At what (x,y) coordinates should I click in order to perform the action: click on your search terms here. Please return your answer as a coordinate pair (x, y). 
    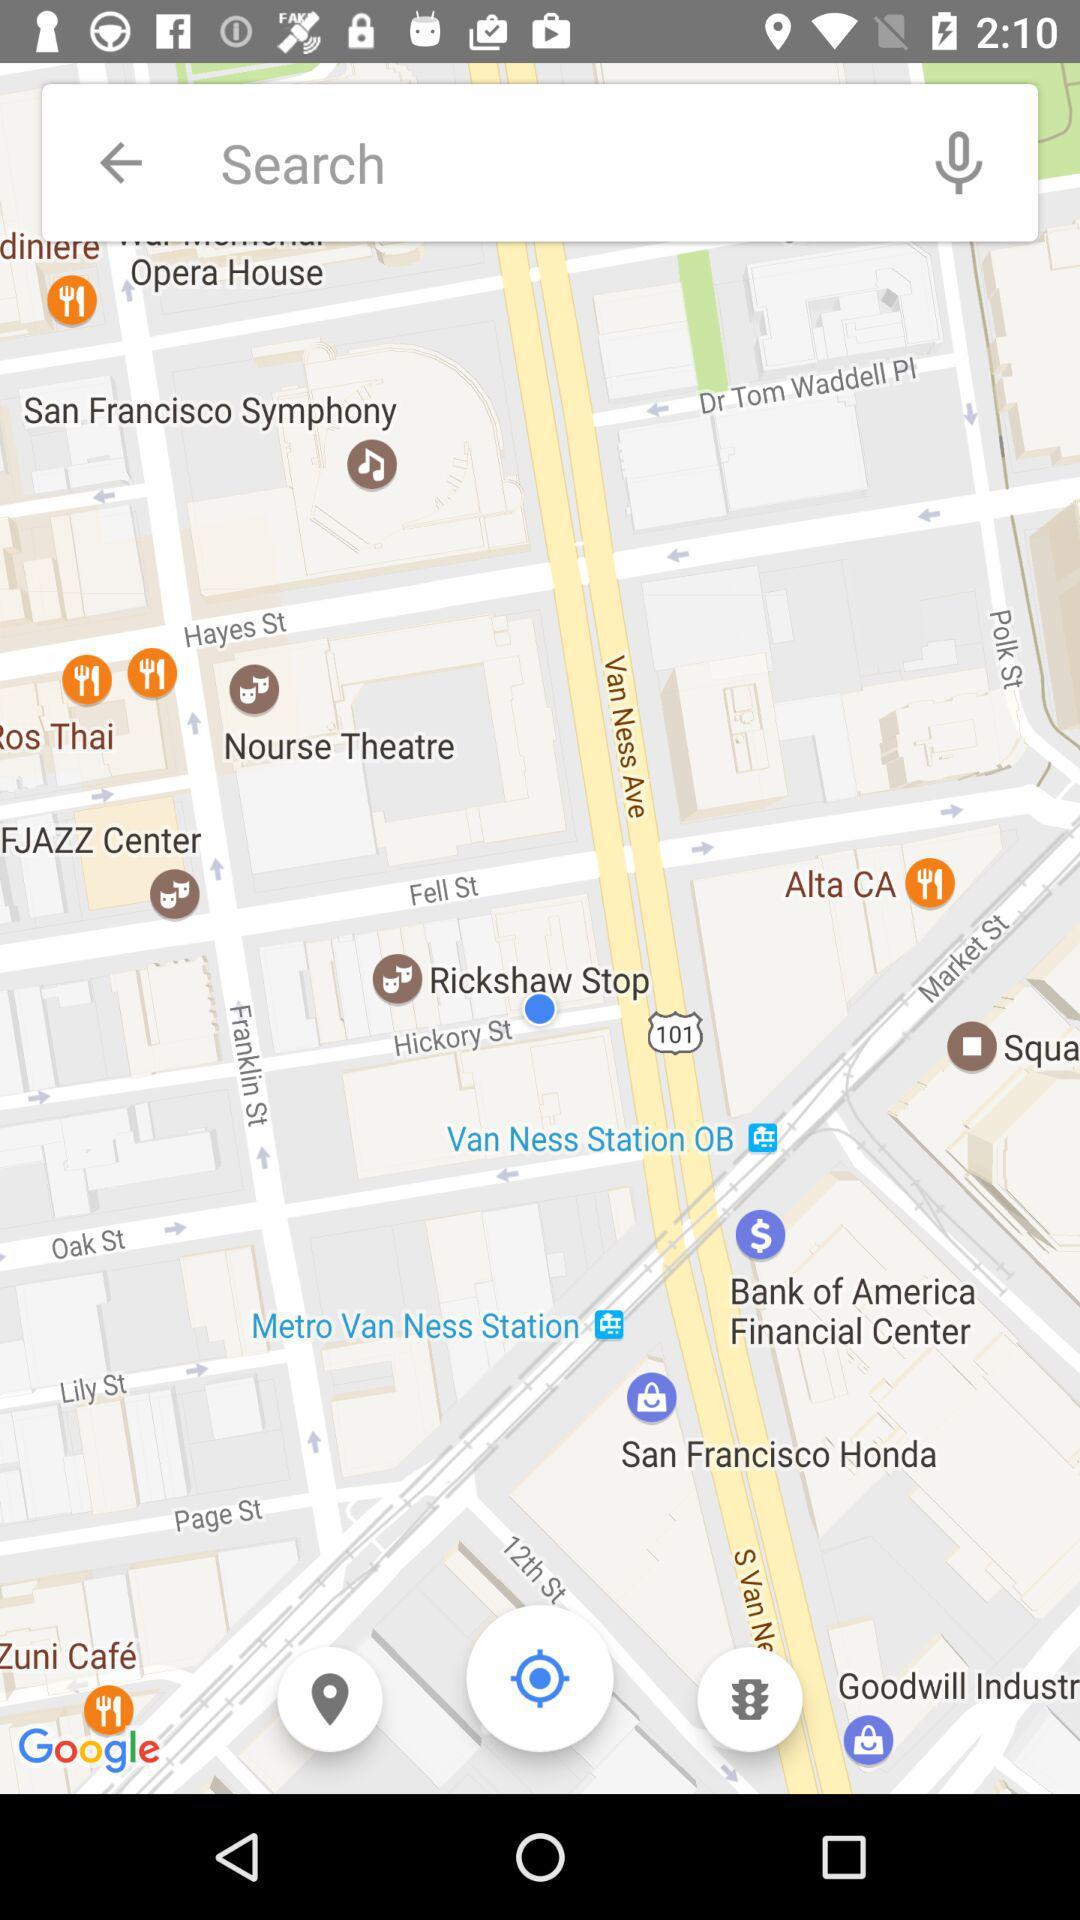
    Looking at the image, I should click on (550, 162).